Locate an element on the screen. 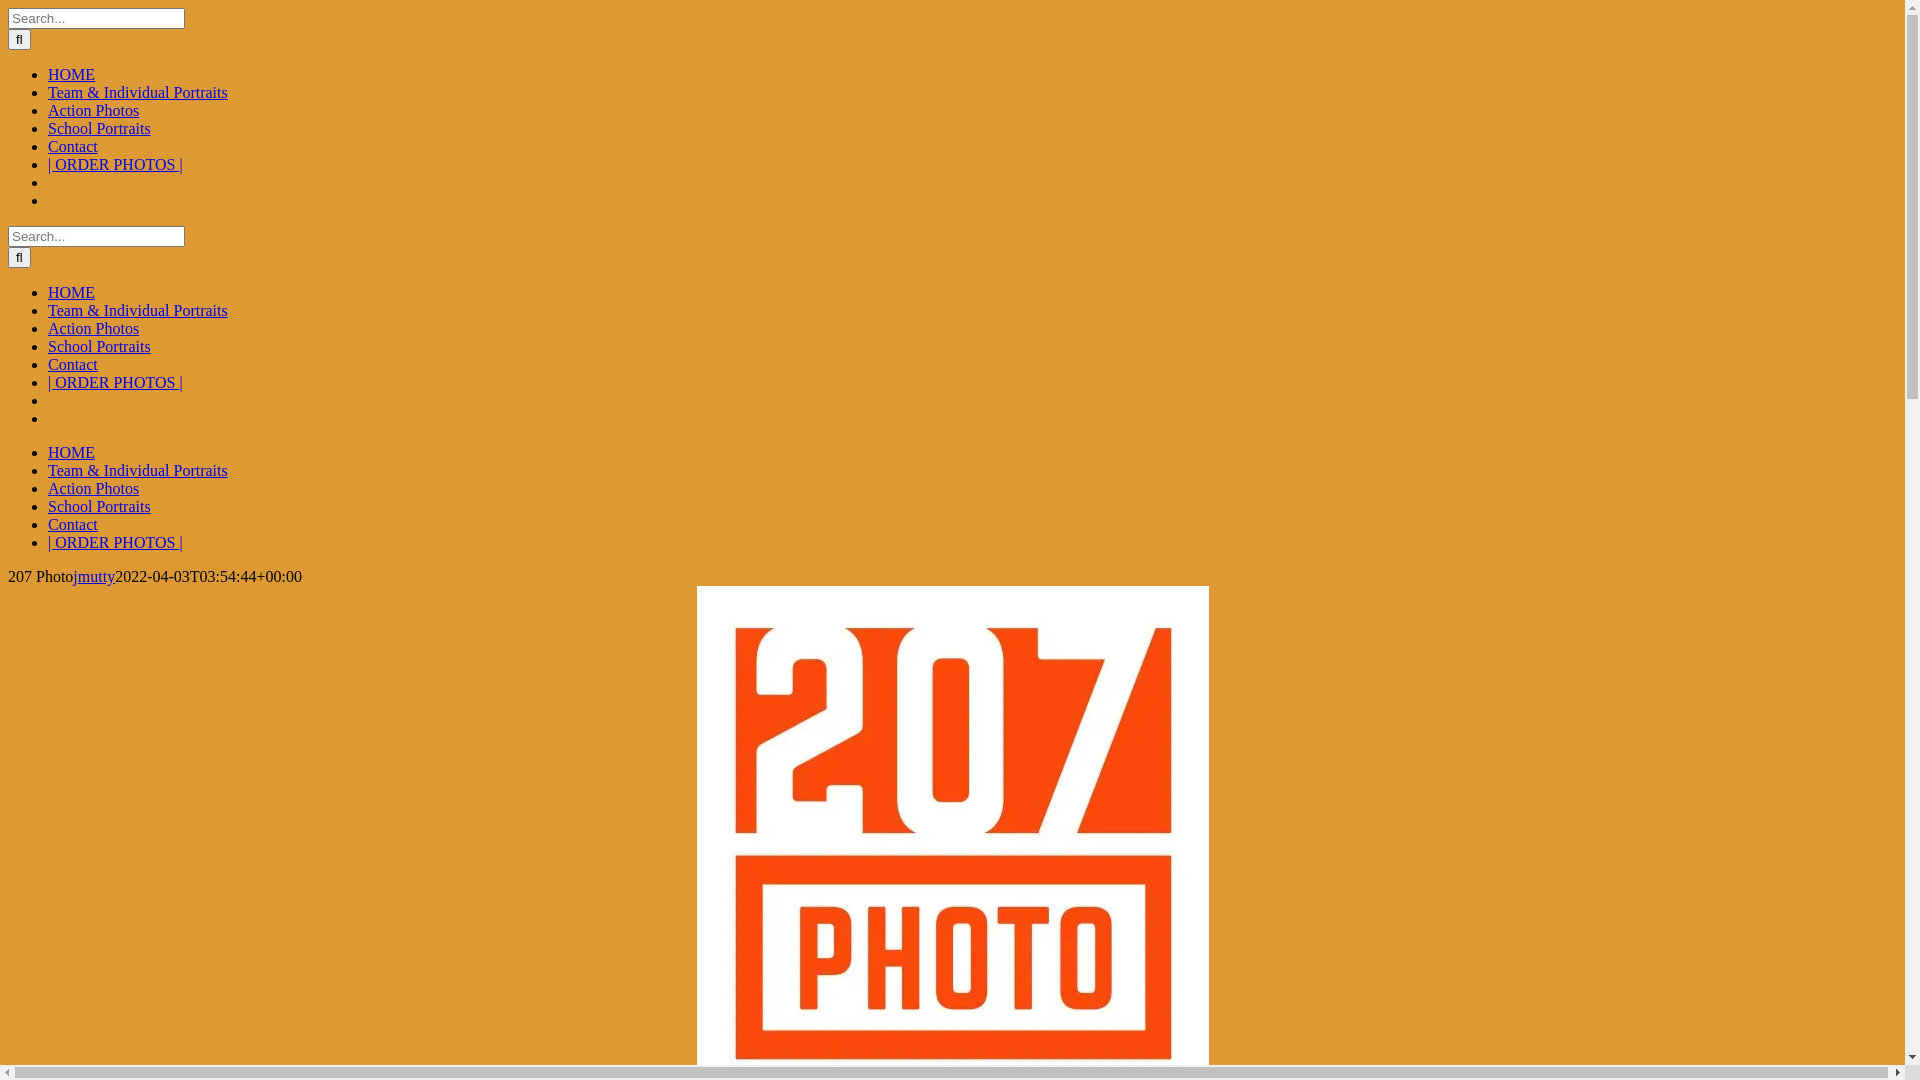  'HOME' is located at coordinates (71, 73).